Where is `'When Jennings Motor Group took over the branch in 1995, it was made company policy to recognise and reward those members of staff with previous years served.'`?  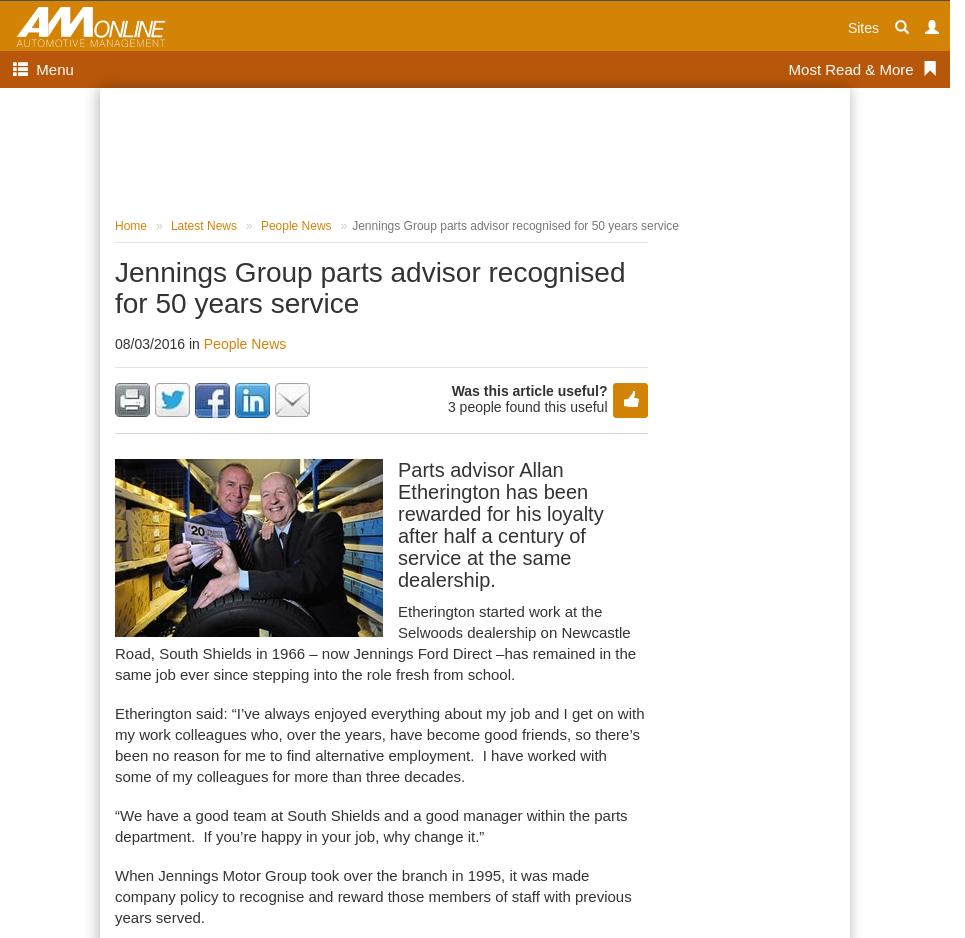 'When Jennings Motor Group took over the branch in 1995, it was made company policy to recognise and reward those members of staff with previous years served.' is located at coordinates (371, 896).